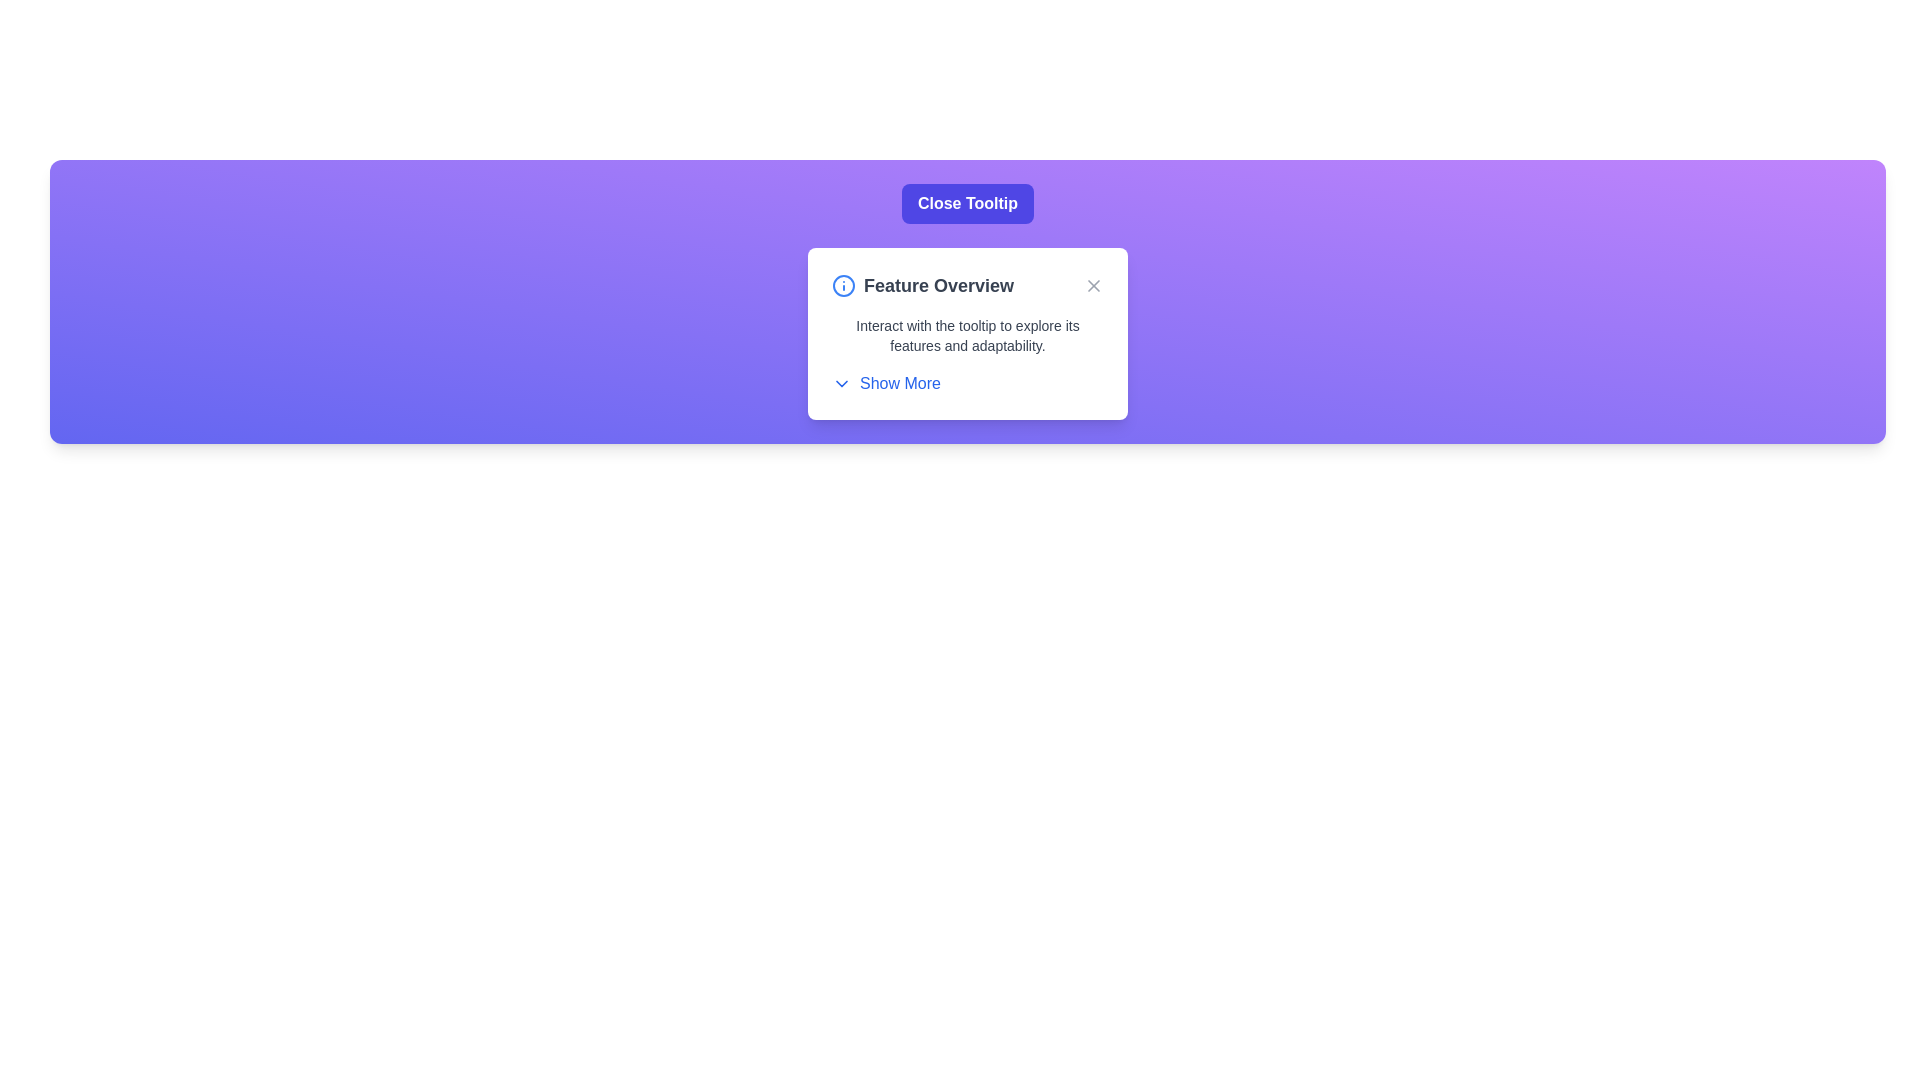 The width and height of the screenshot is (1920, 1080). What do you see at coordinates (844, 285) in the screenshot?
I see `the circular SVG component that is part of the icon adjacent to the 'Feature Overview' text in the tooltip card` at bounding box center [844, 285].